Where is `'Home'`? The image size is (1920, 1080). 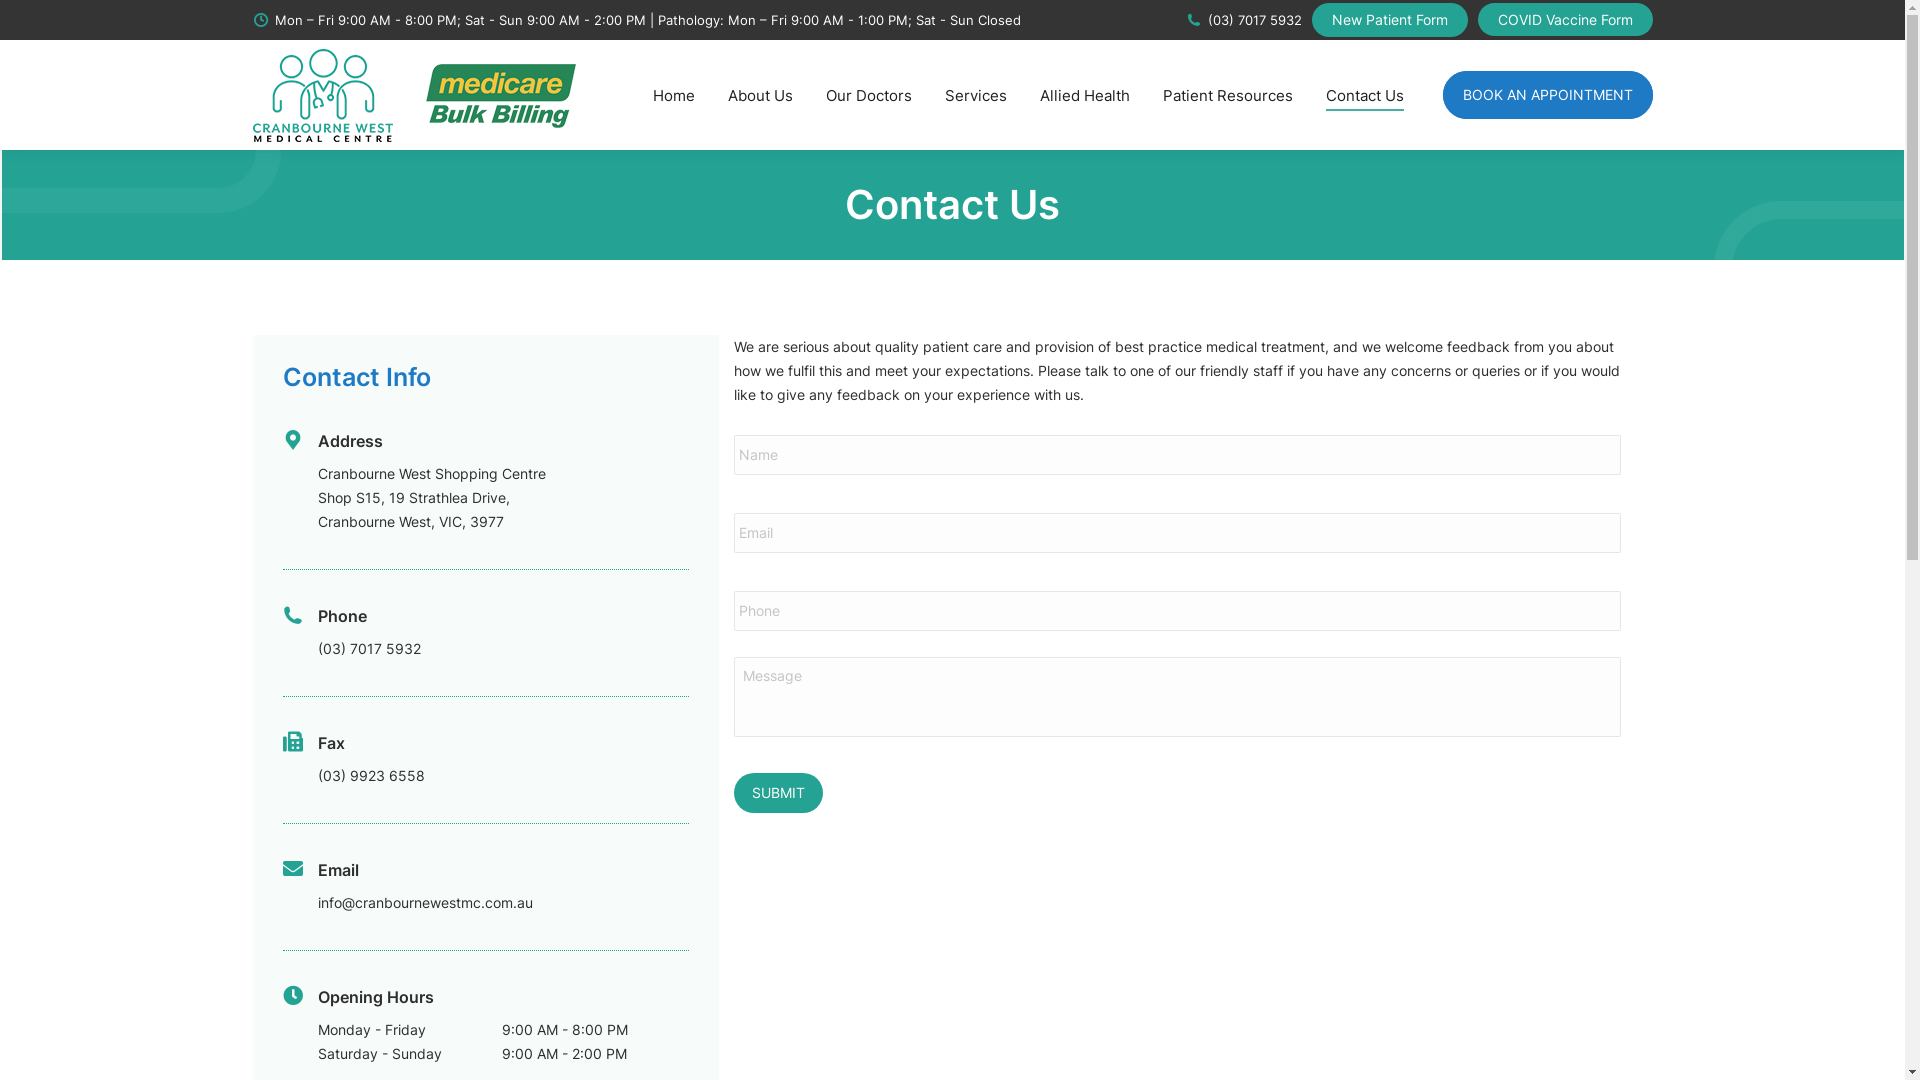 'Home' is located at coordinates (672, 95).